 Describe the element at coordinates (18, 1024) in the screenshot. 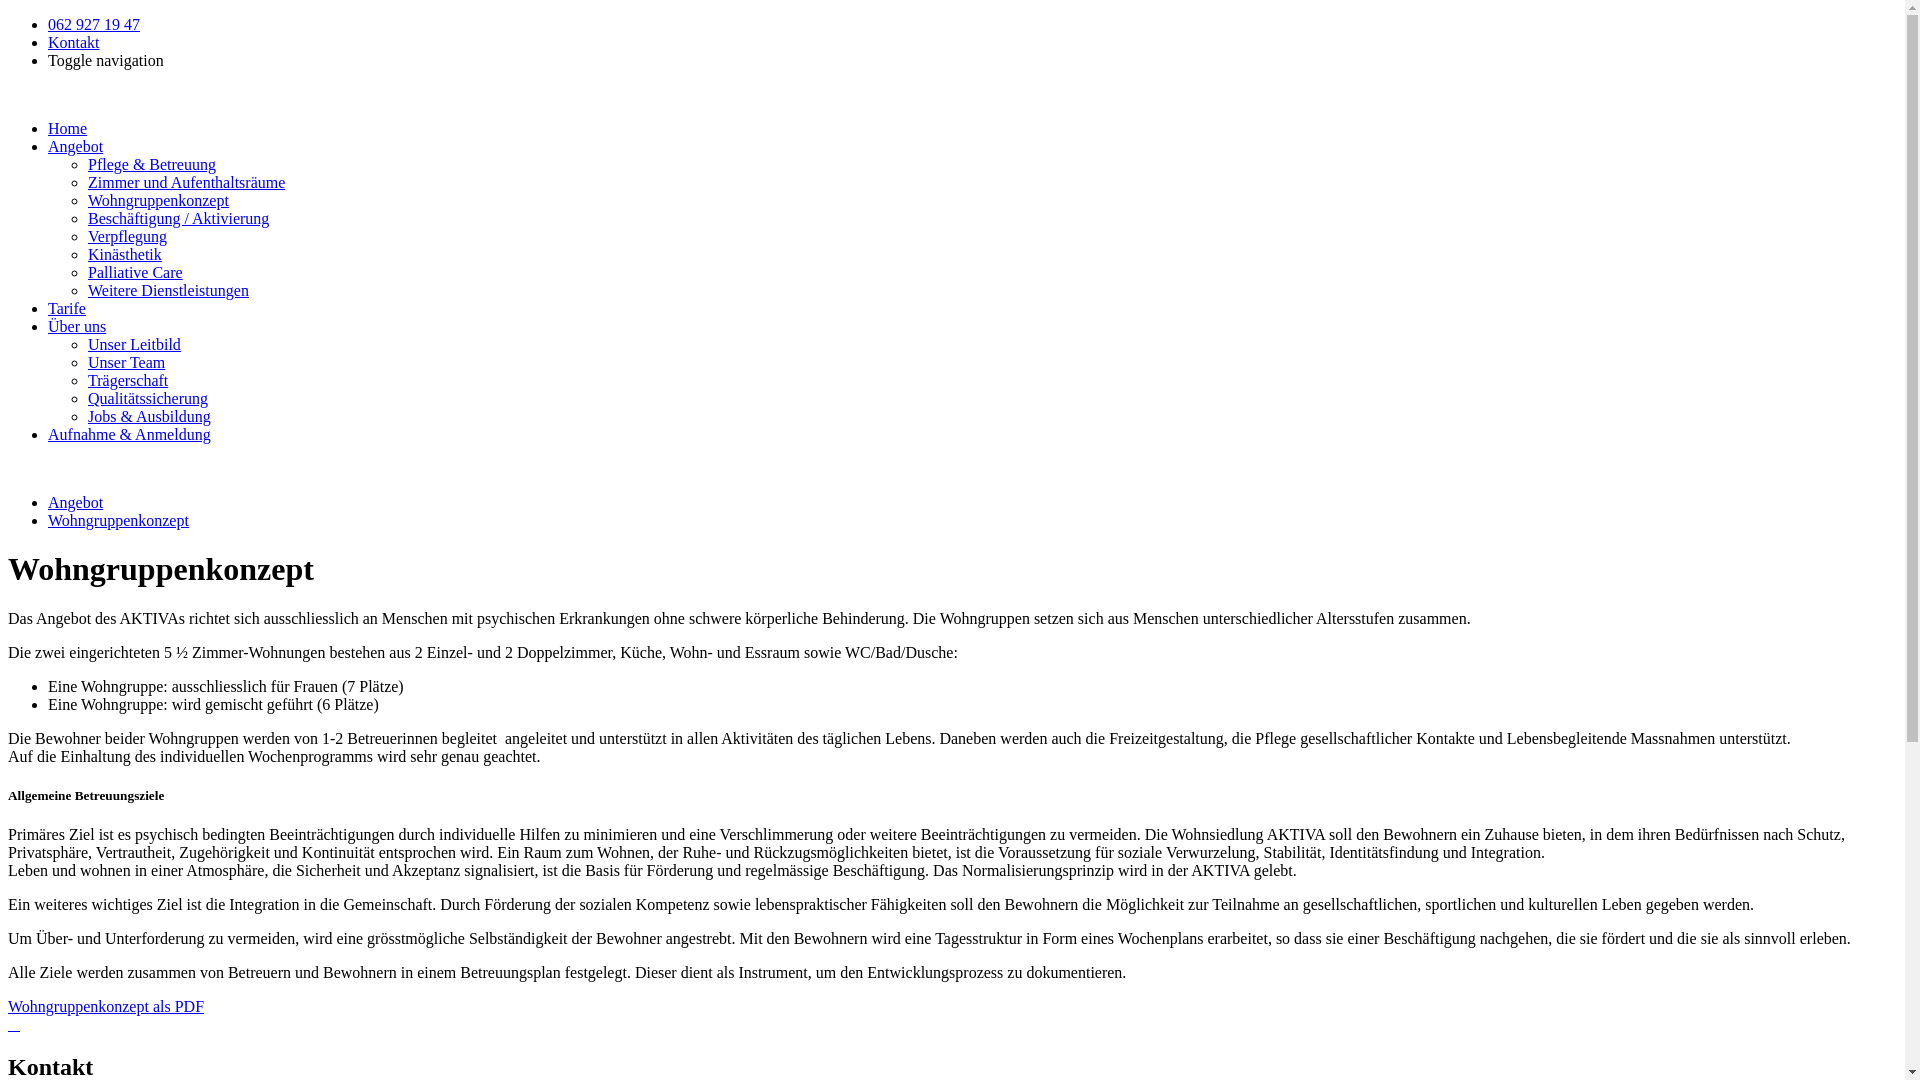

I see `'WG1.JPG'` at that location.